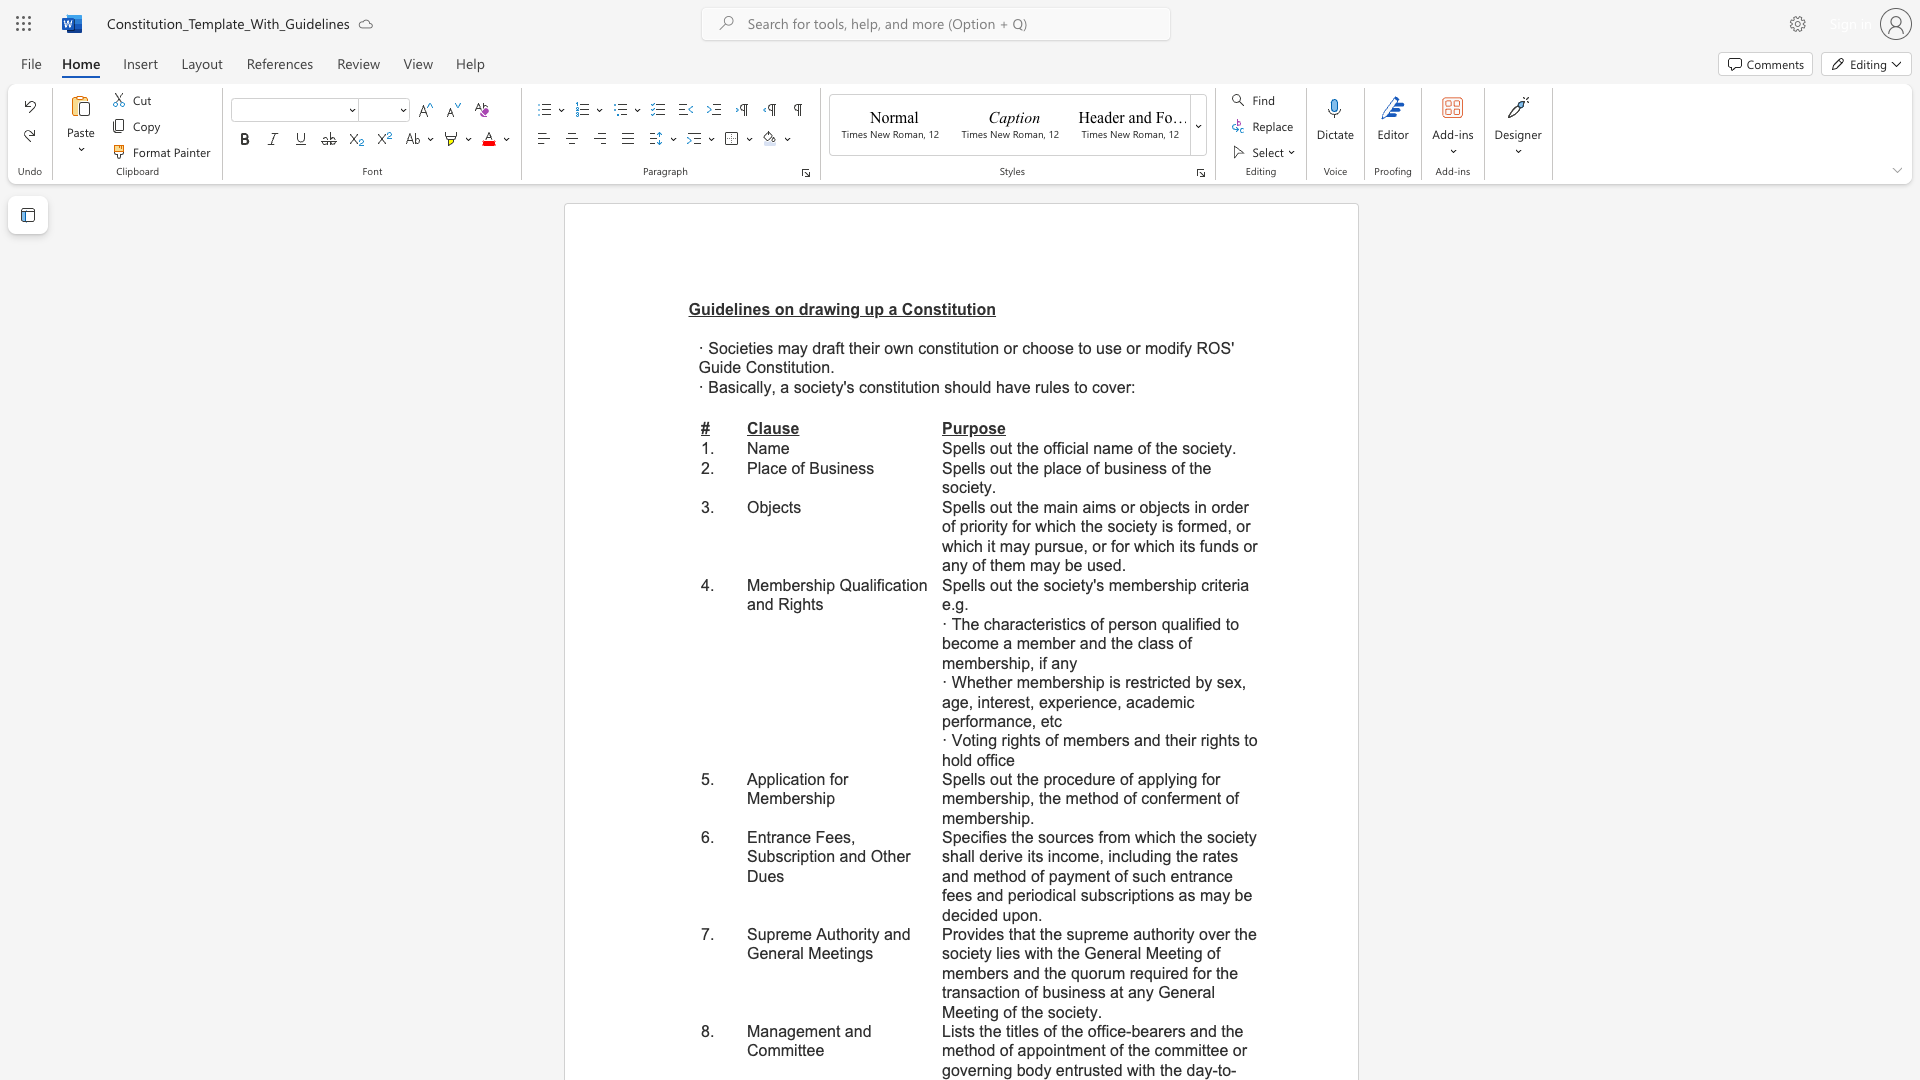  Describe the element at coordinates (991, 309) in the screenshot. I see `the 5th character "n" in the text` at that location.